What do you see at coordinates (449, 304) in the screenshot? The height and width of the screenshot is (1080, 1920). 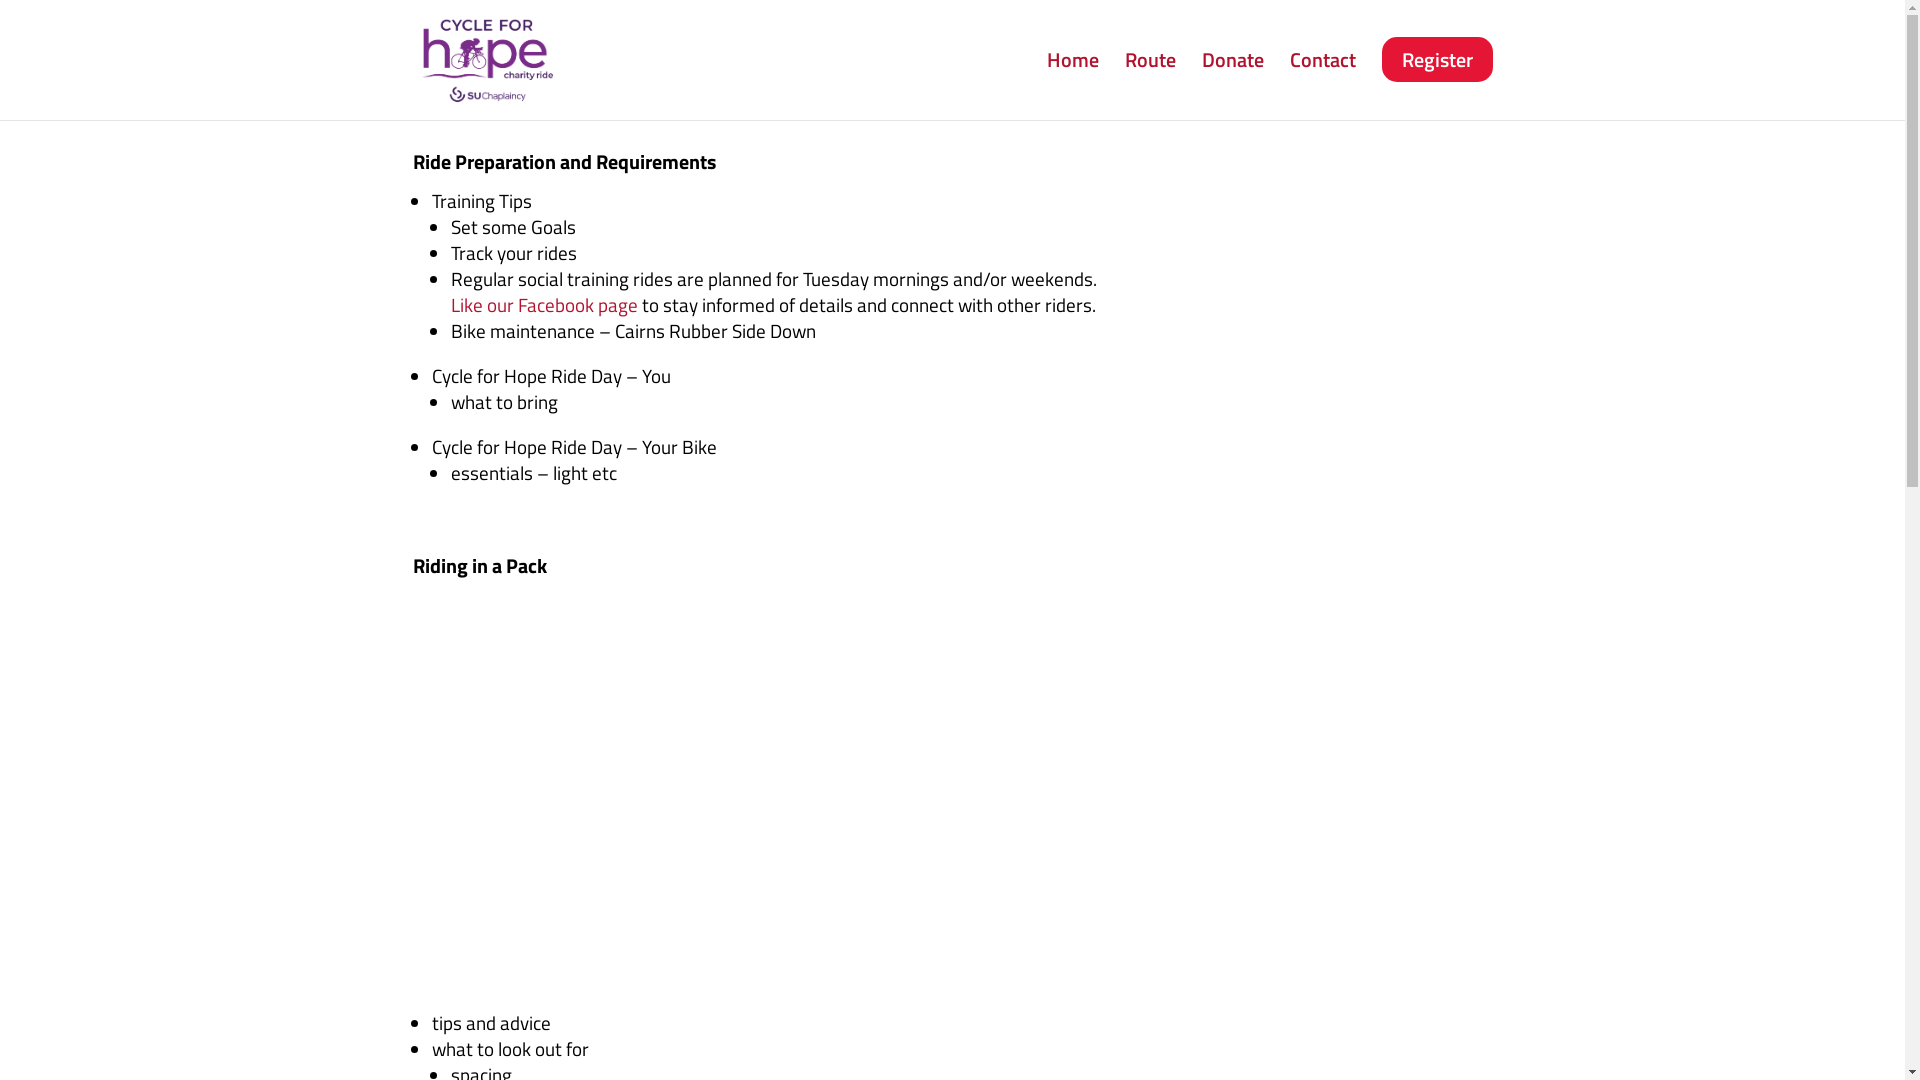 I see `'Like our Facebook page'` at bounding box center [449, 304].